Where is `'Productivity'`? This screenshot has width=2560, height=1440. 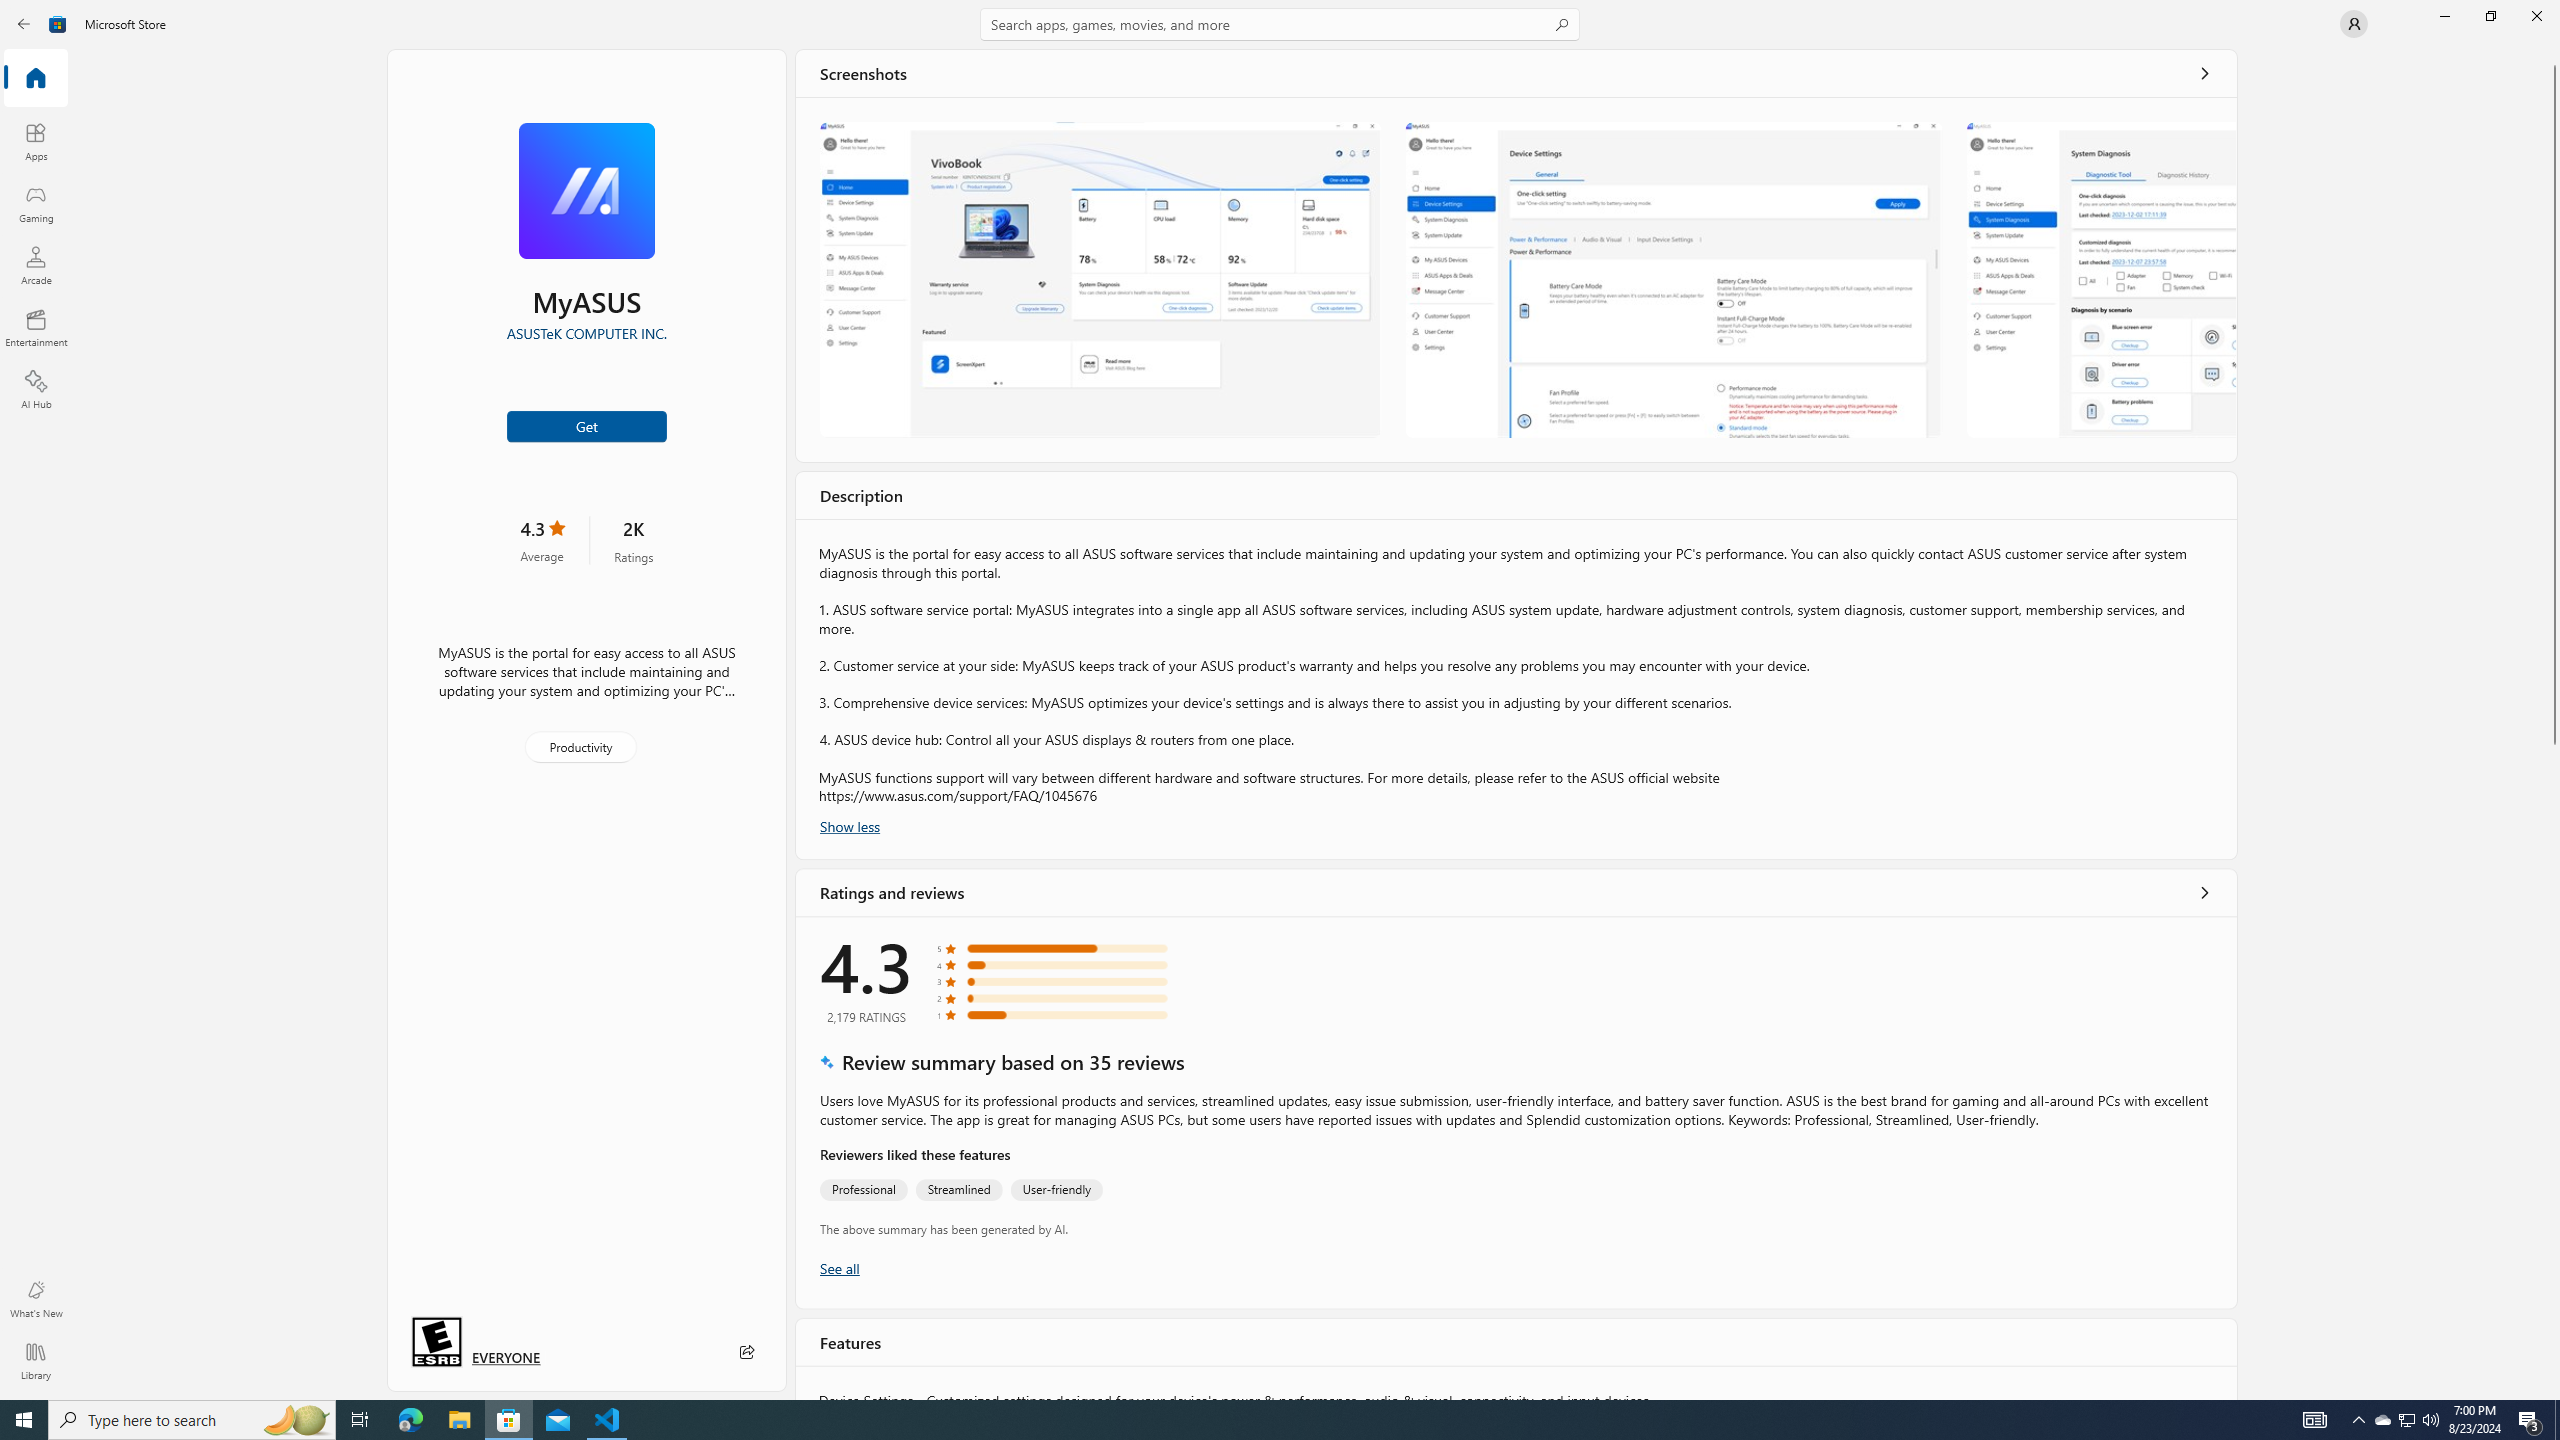
'Productivity' is located at coordinates (578, 746).